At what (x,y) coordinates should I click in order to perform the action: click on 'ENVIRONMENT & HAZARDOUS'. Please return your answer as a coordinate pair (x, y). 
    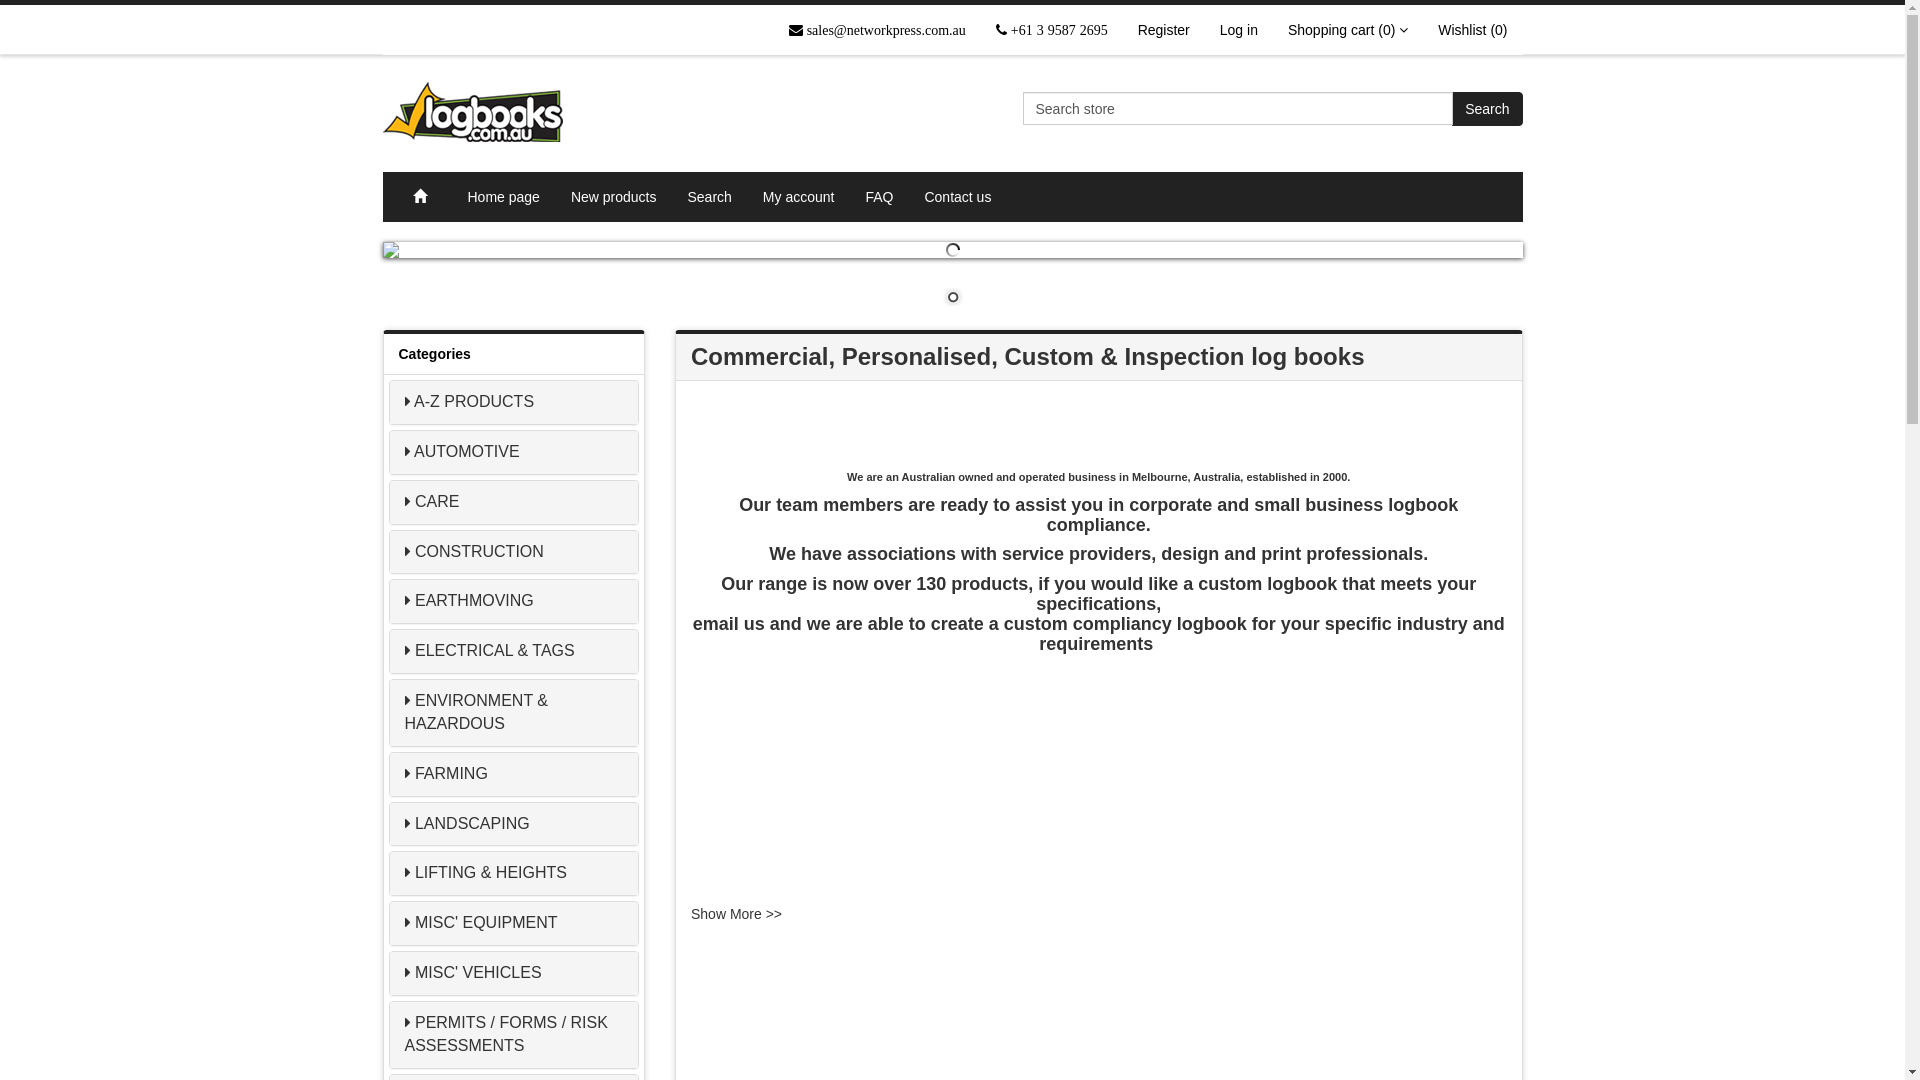
    Looking at the image, I should click on (474, 711).